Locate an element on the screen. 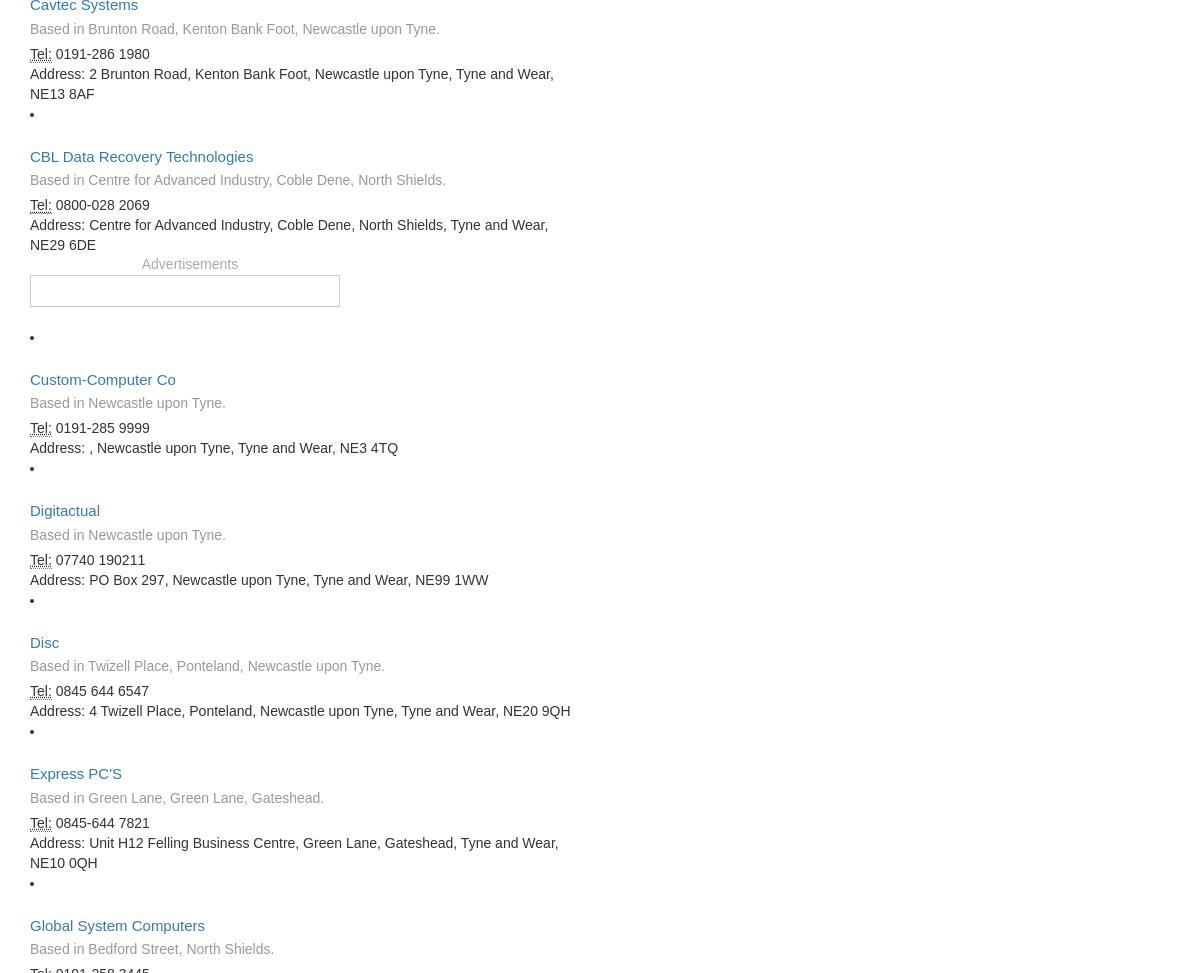 The image size is (1200, 973). 'Based in Centre for Advanced Industry, Coble Dene, North Shields.' is located at coordinates (236, 180).